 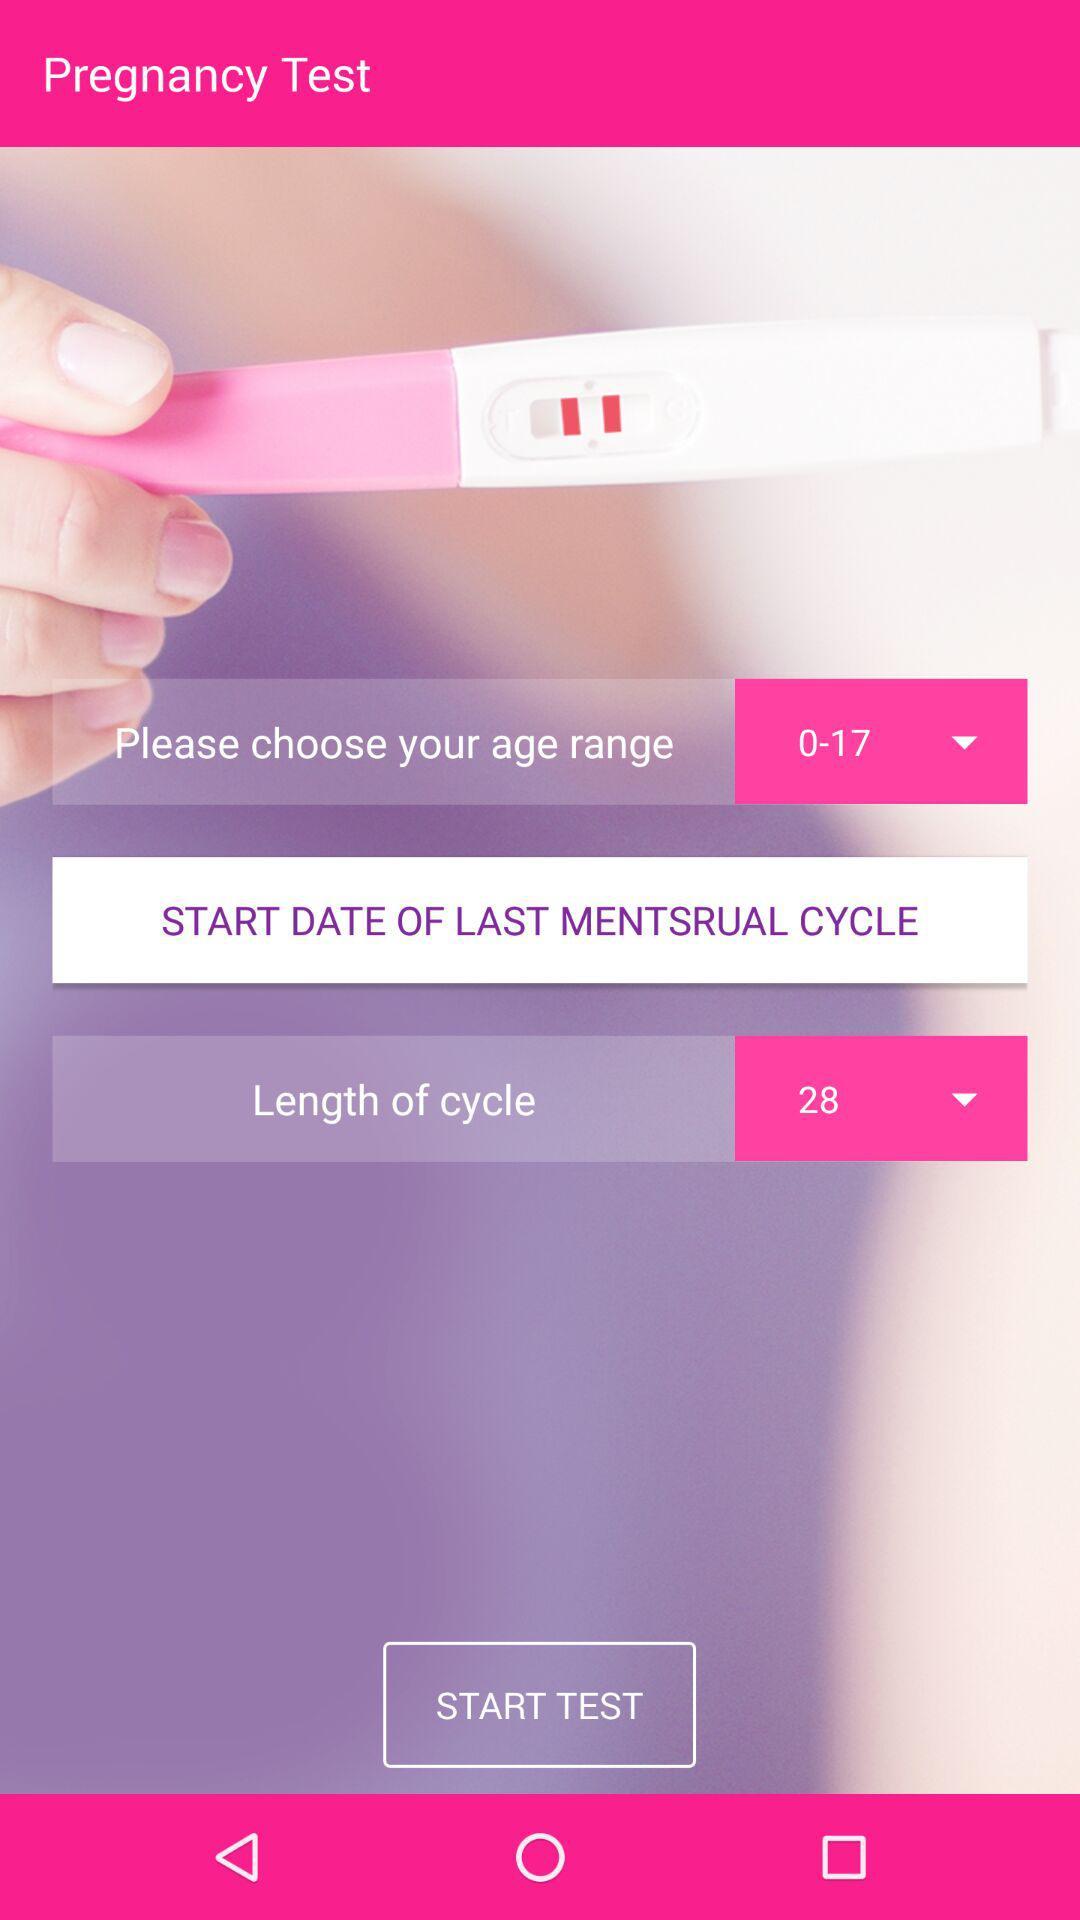 What do you see at coordinates (540, 919) in the screenshot?
I see `icon above 28 icon` at bounding box center [540, 919].